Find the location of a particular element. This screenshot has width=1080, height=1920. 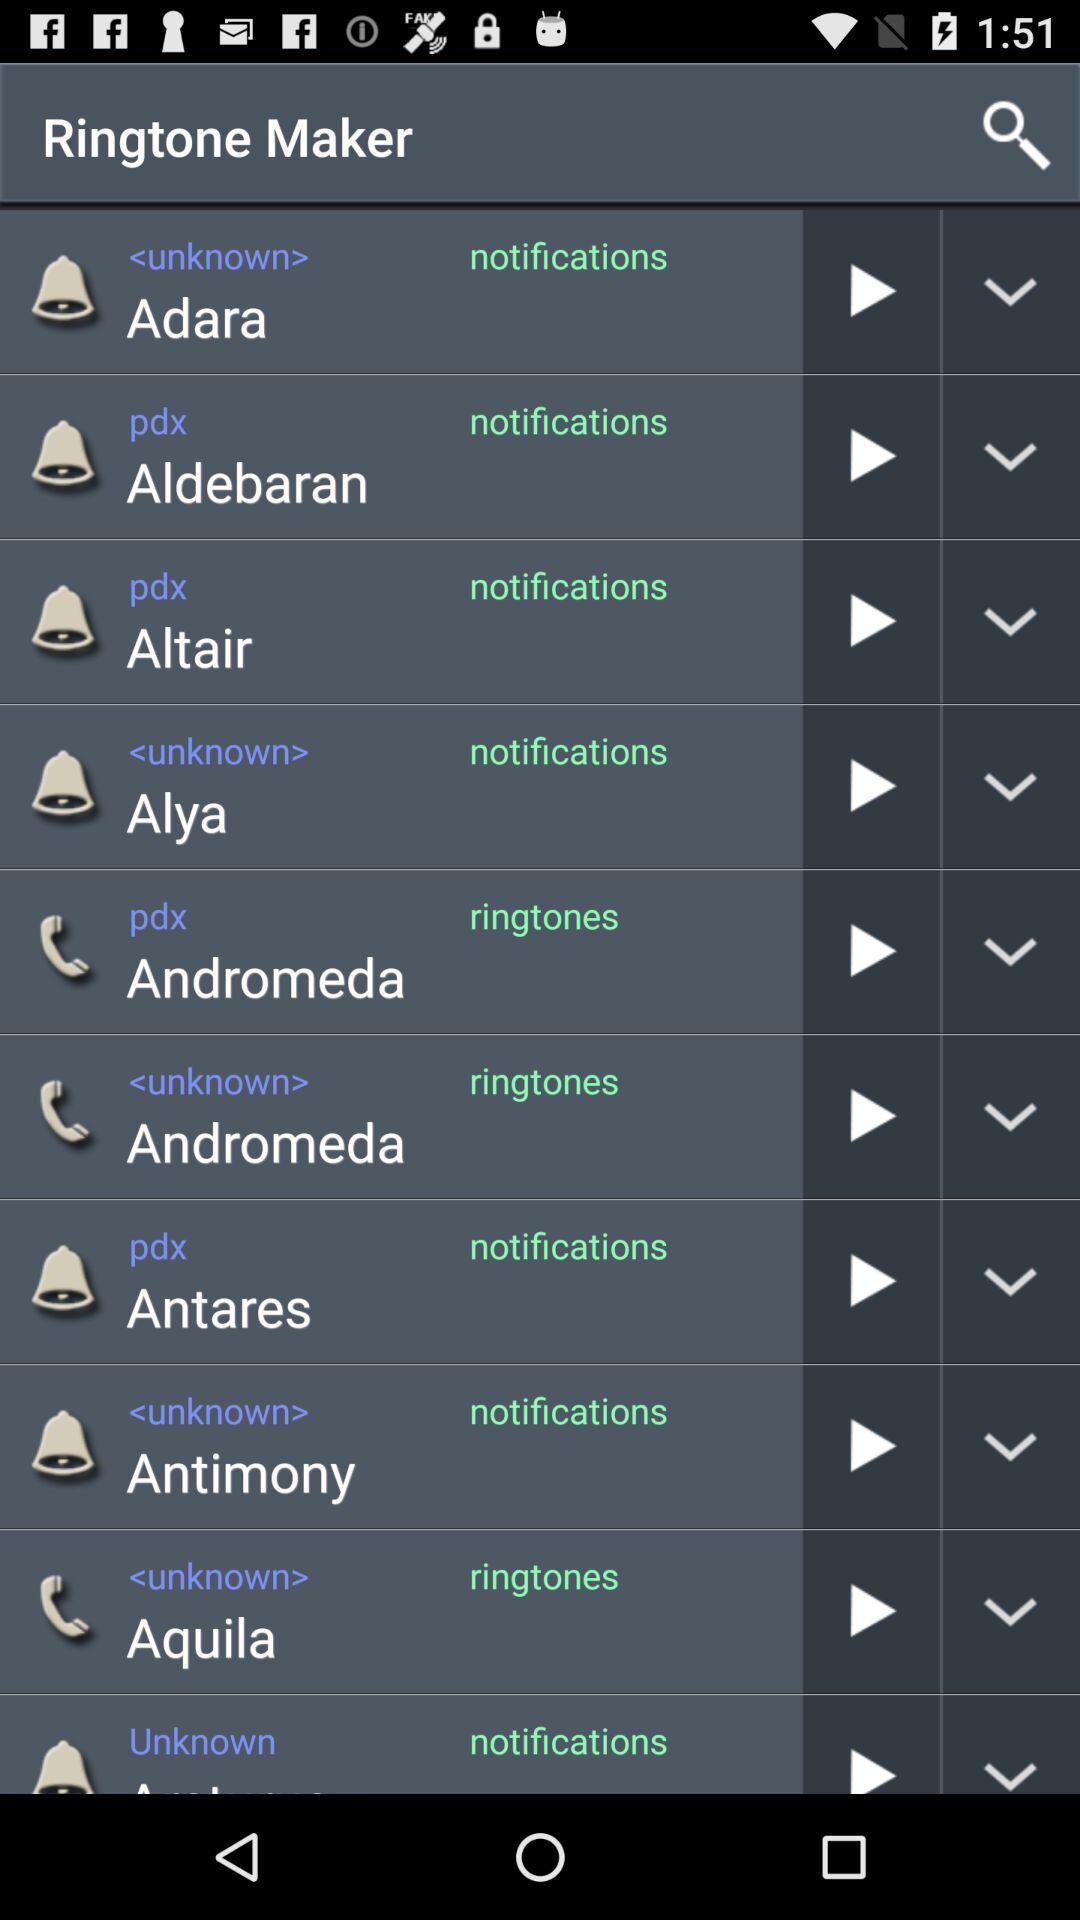

message is located at coordinates (870, 1743).